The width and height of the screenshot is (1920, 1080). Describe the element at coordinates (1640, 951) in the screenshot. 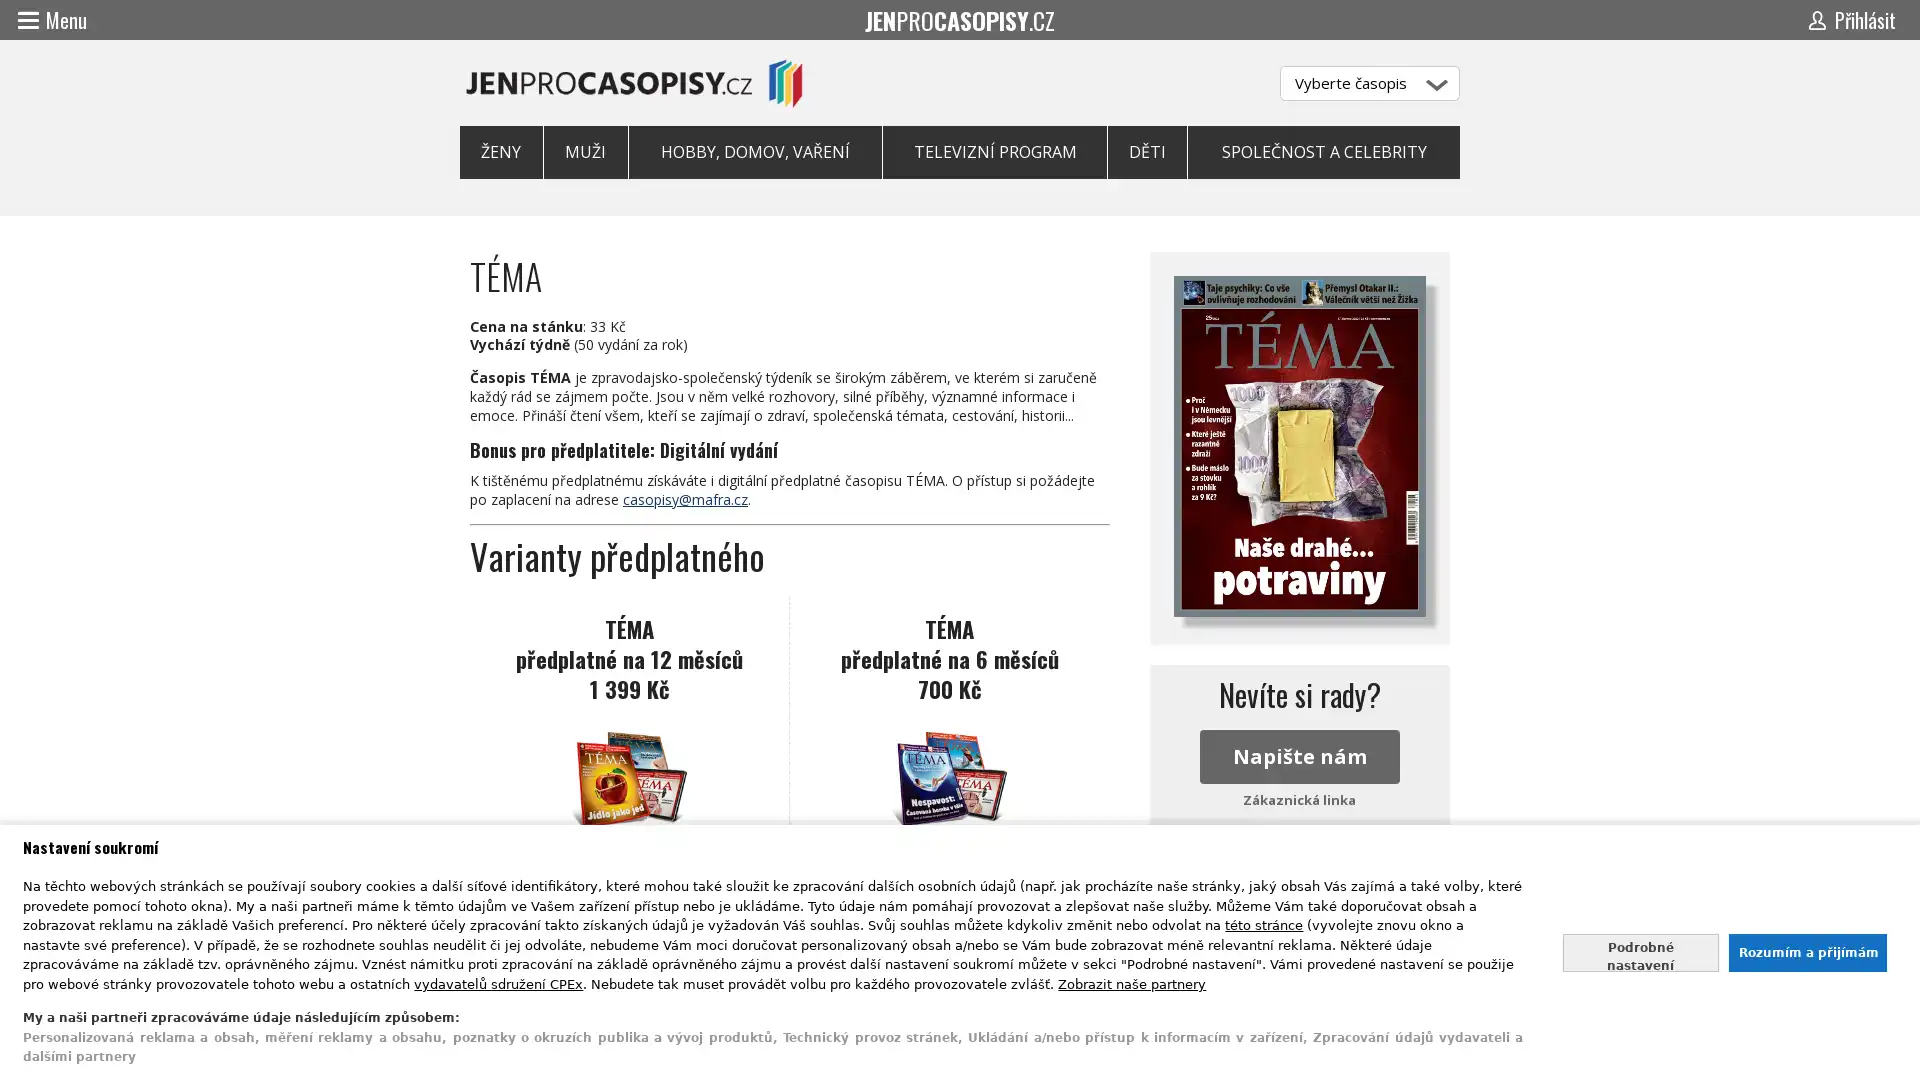

I see `Nastavte sve souhlasy` at that location.